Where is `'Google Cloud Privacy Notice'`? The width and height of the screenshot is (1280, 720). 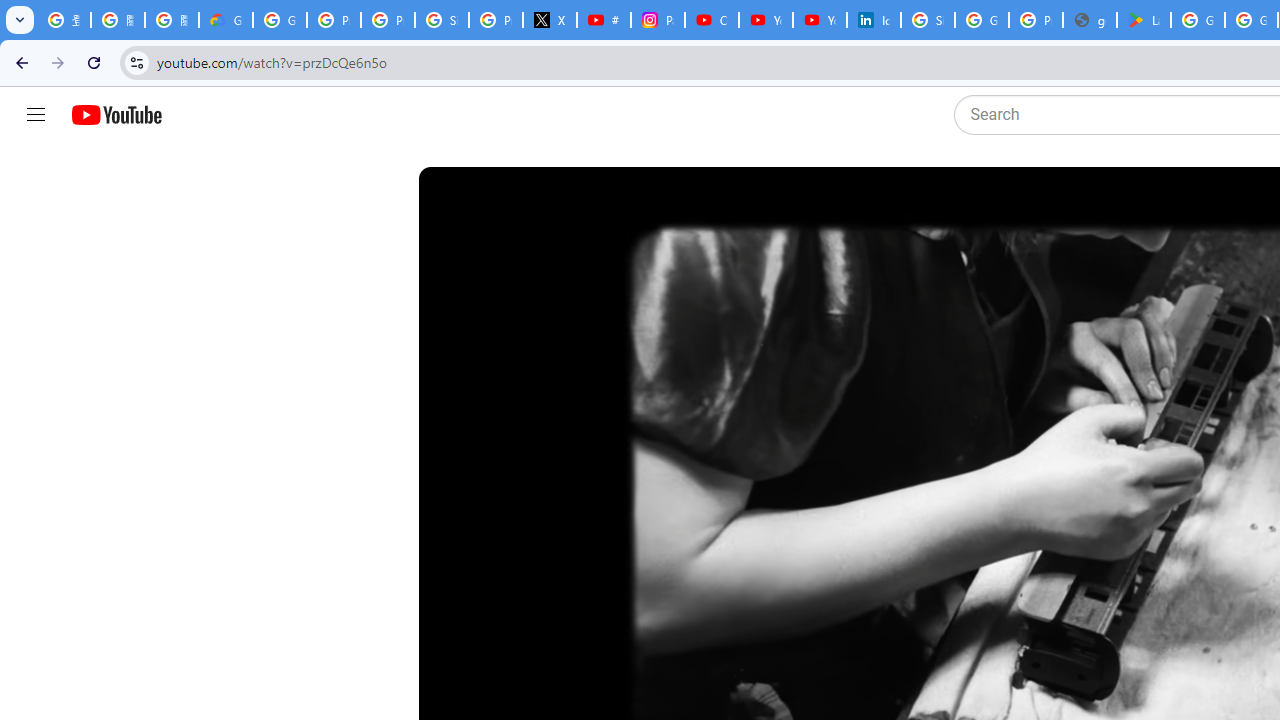 'Google Cloud Privacy Notice' is located at coordinates (225, 20).